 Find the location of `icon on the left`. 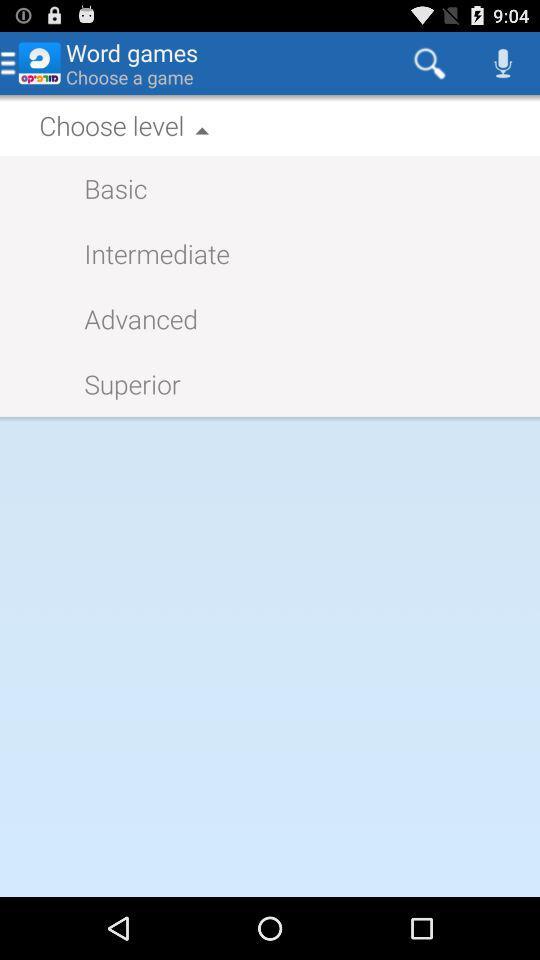

icon on the left is located at coordinates (122, 382).